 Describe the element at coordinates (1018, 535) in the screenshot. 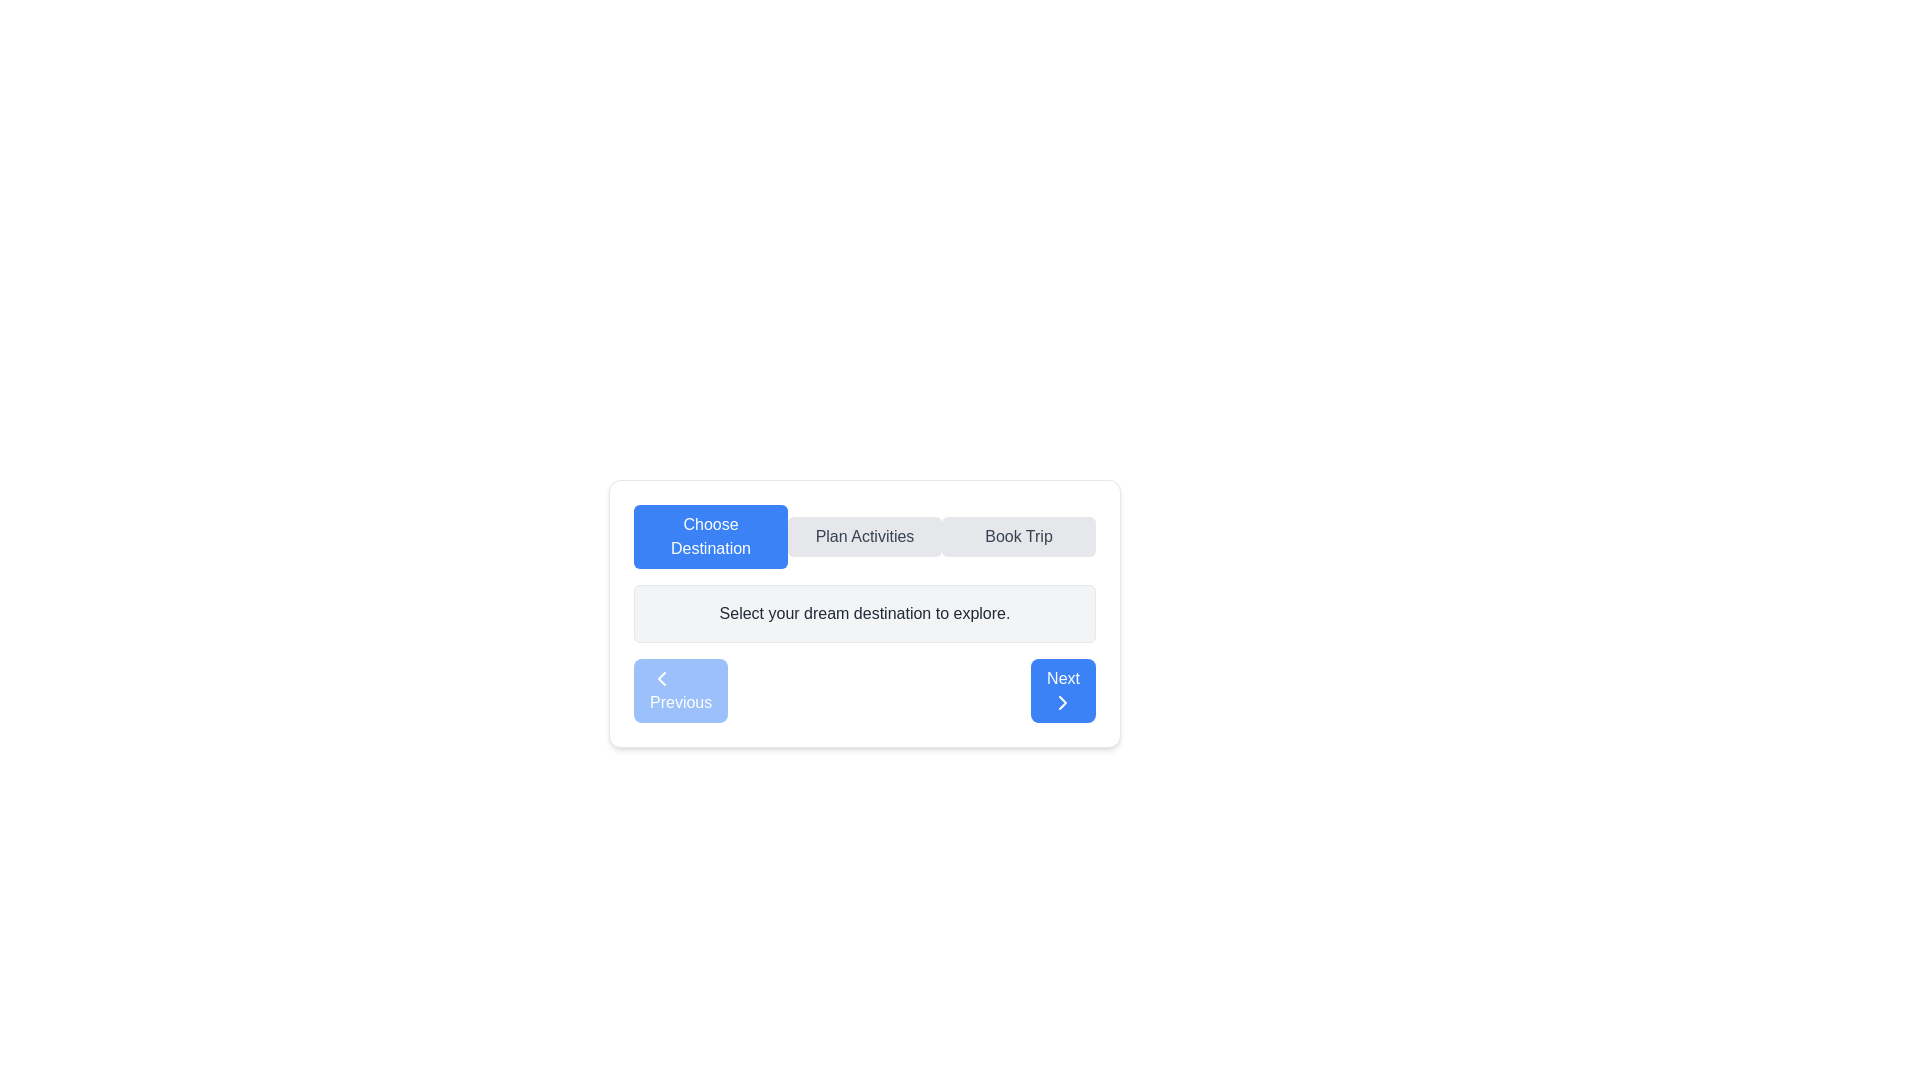

I see `the 'Book Trip' button, which is a horizontally rectangular button with a light gray background and dark gray text, located at the top right of the button group` at that location.